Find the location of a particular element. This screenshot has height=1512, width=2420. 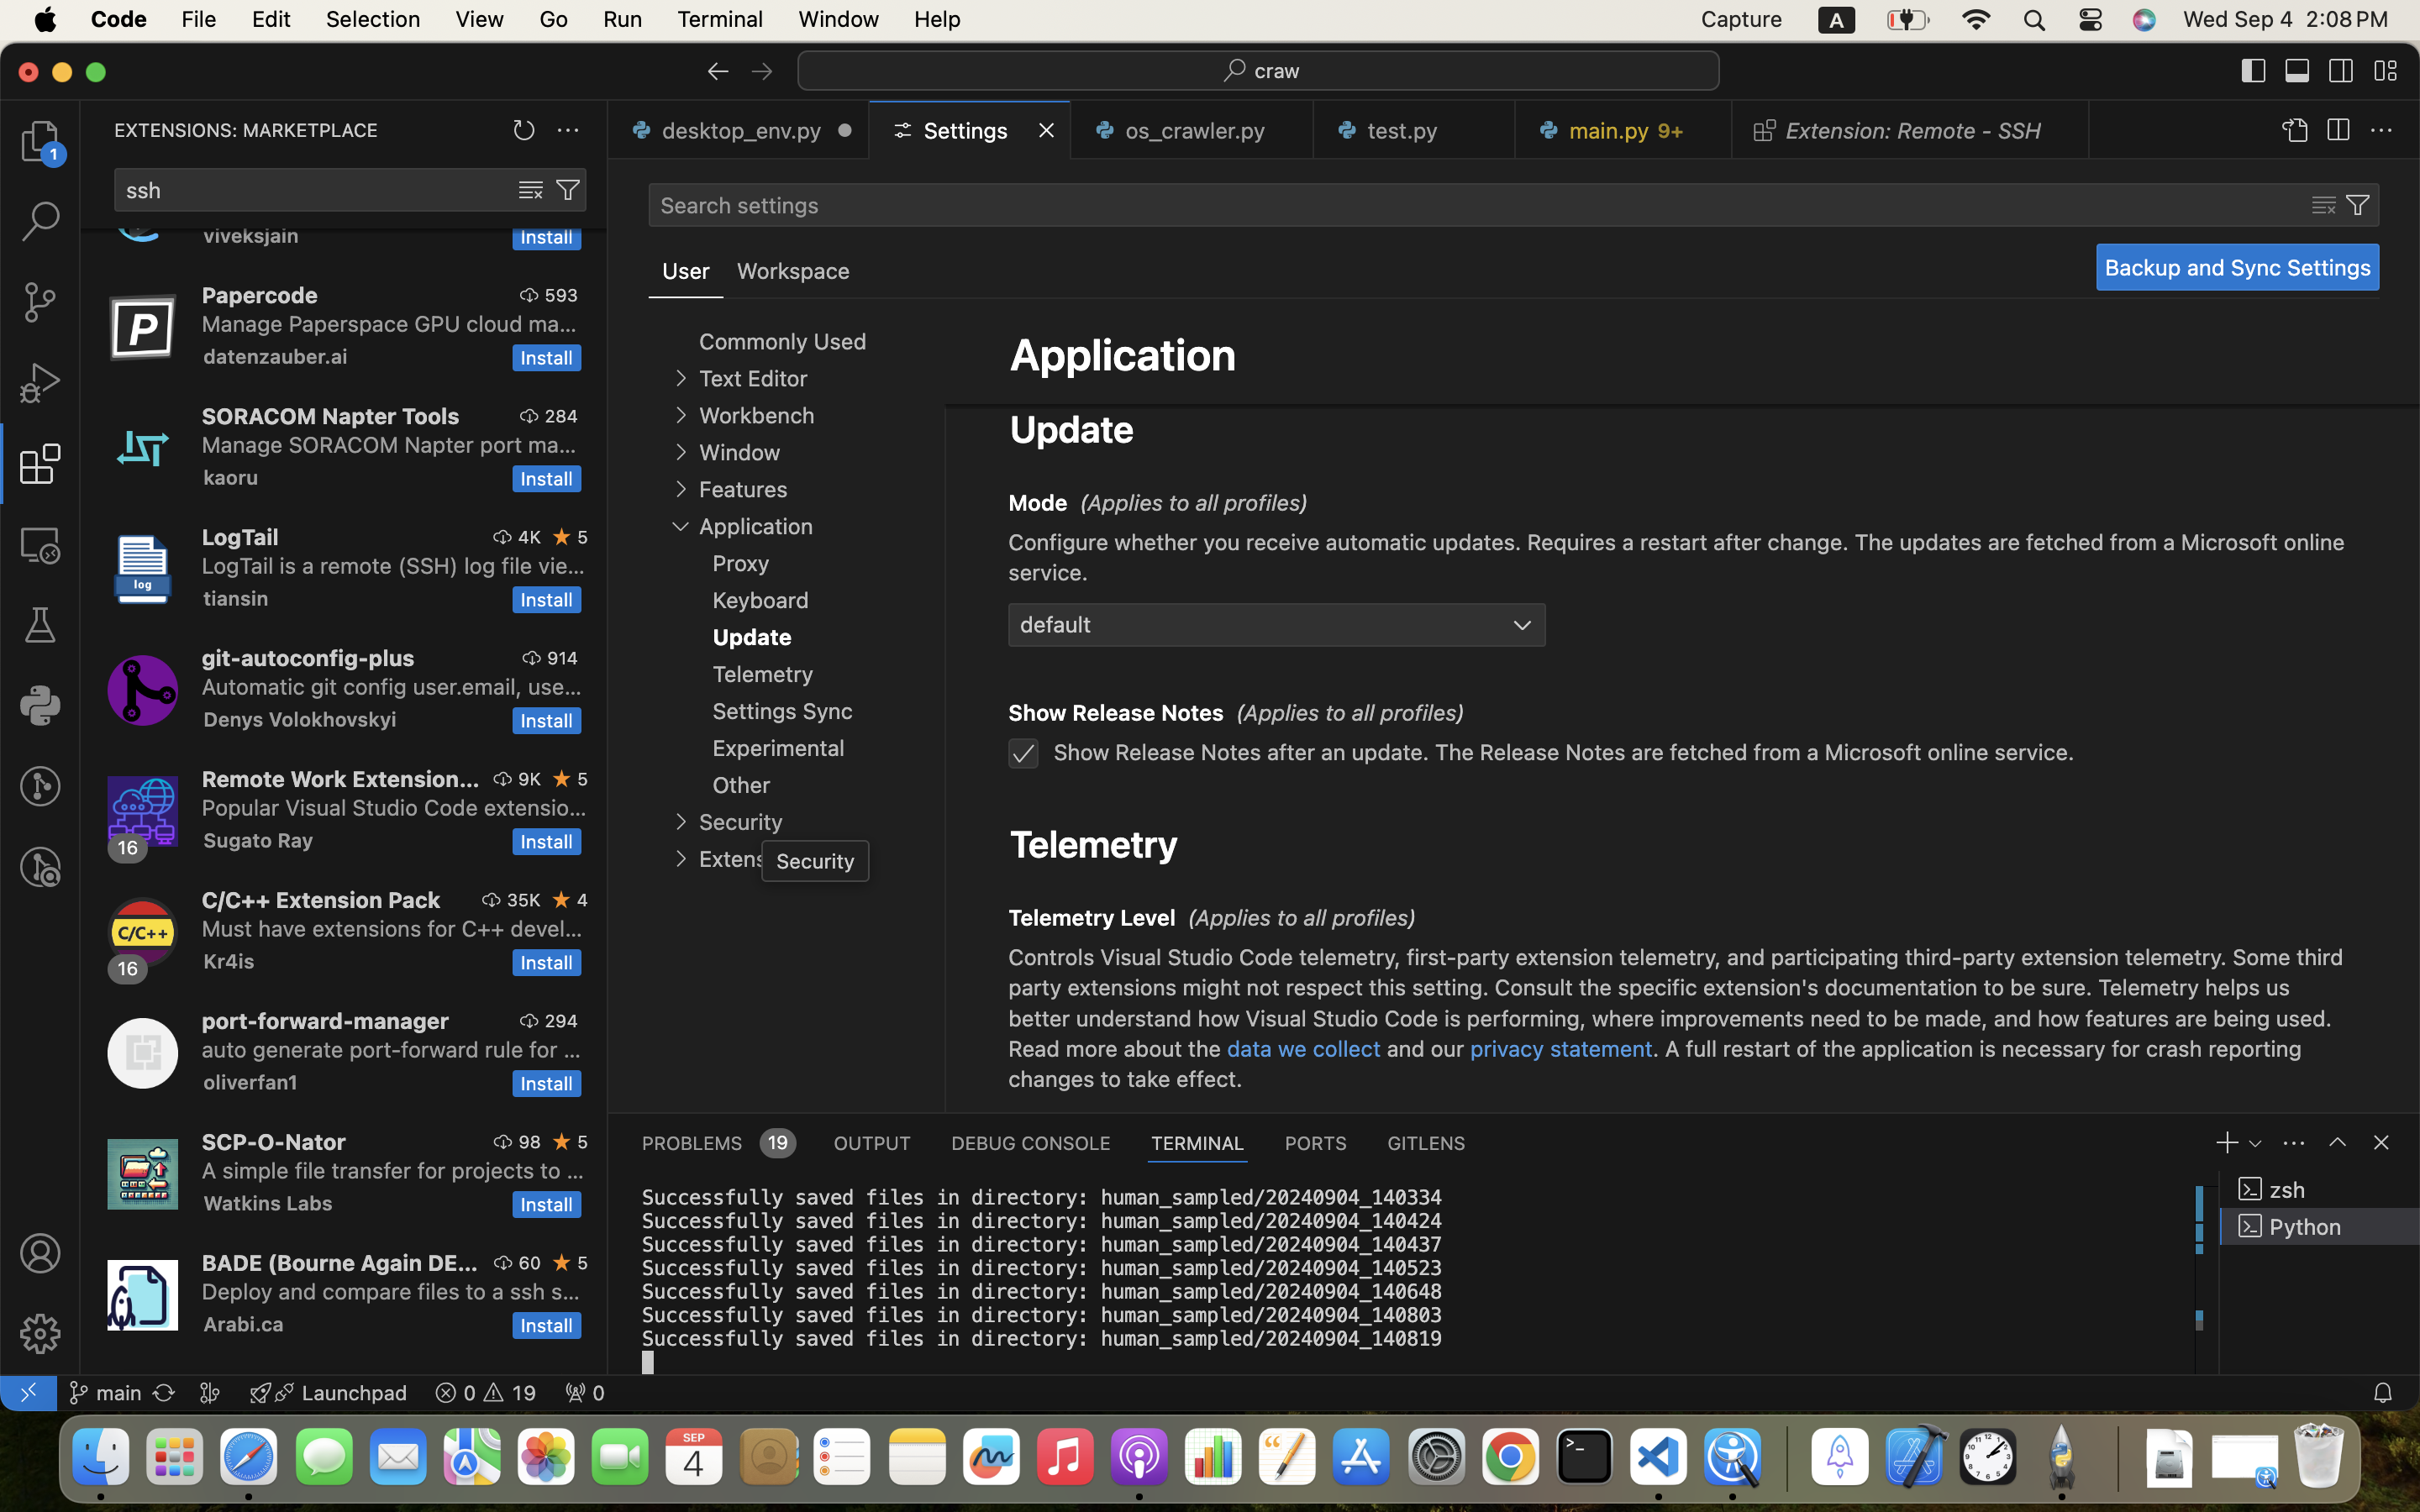

'0 ' is located at coordinates (39, 785).